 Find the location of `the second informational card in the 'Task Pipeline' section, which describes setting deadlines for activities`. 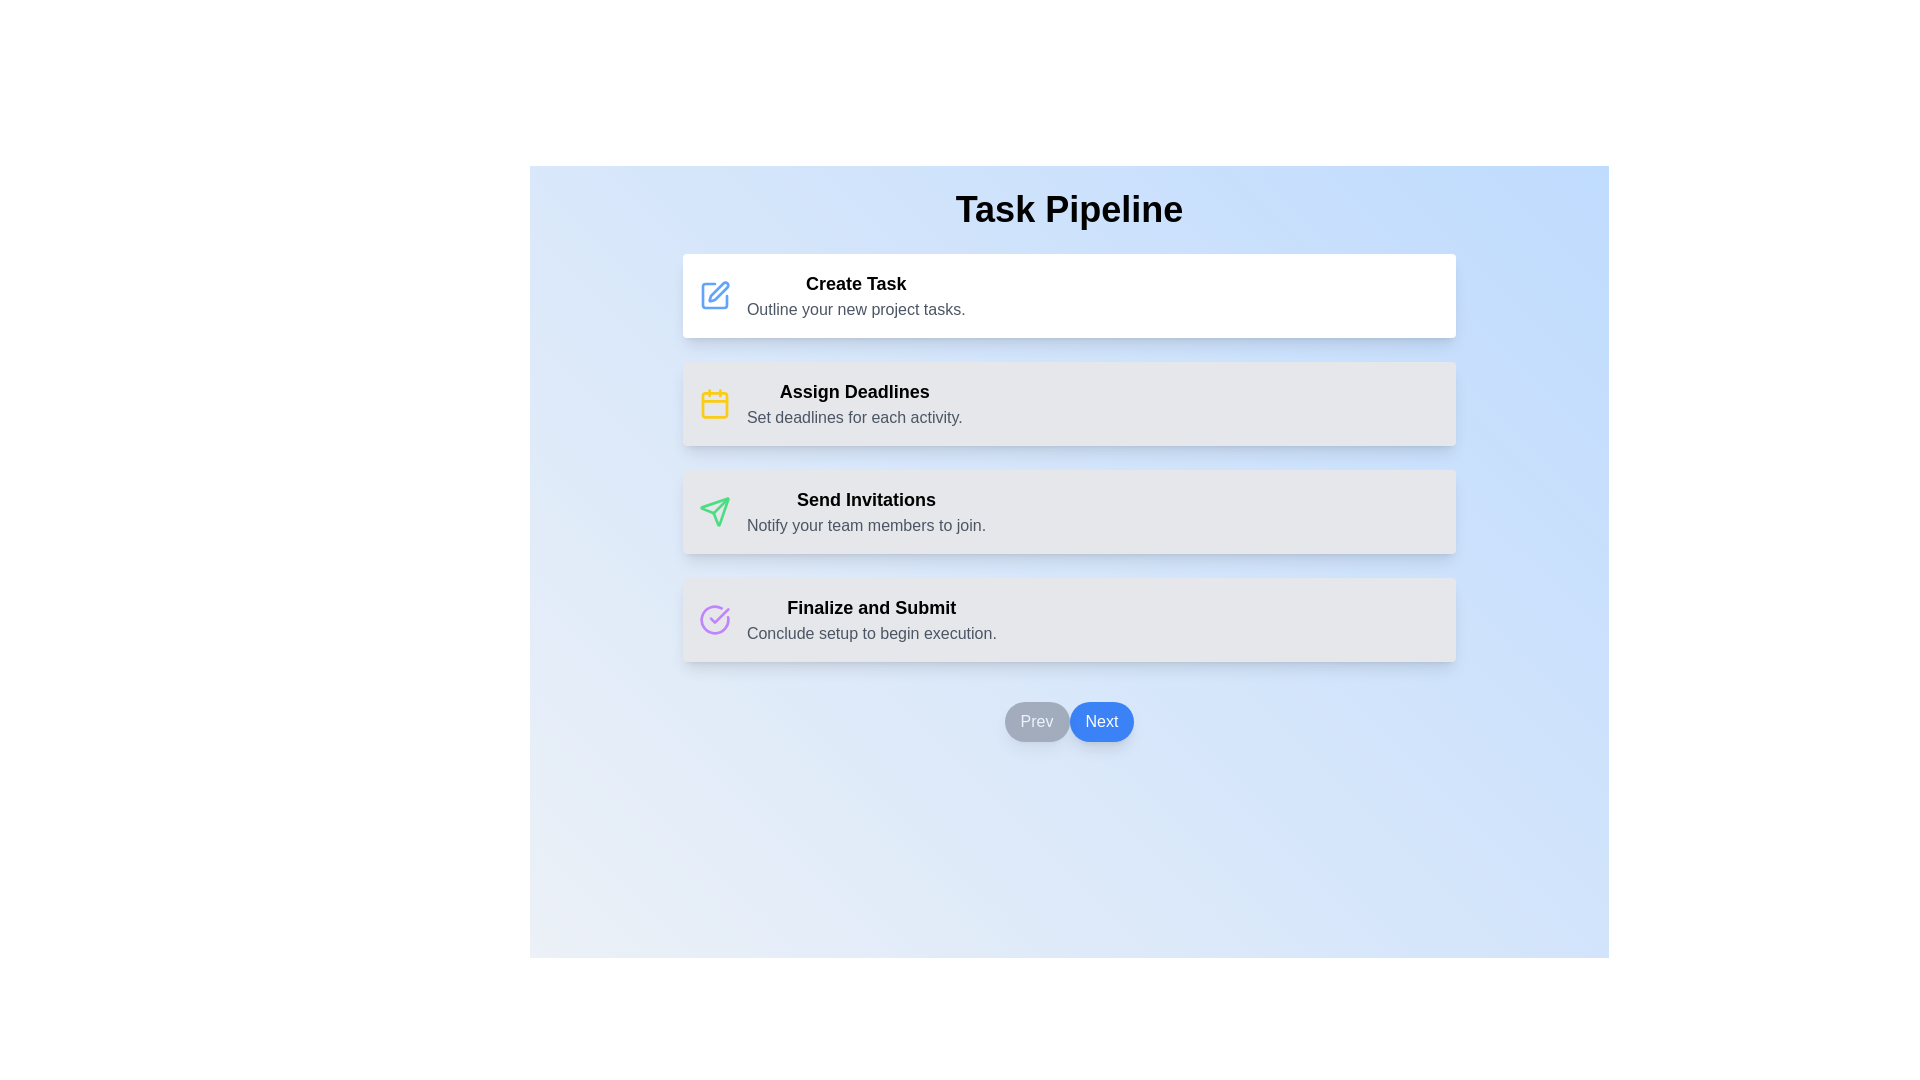

the second informational card in the 'Task Pipeline' section, which describes setting deadlines for activities is located at coordinates (1068, 404).